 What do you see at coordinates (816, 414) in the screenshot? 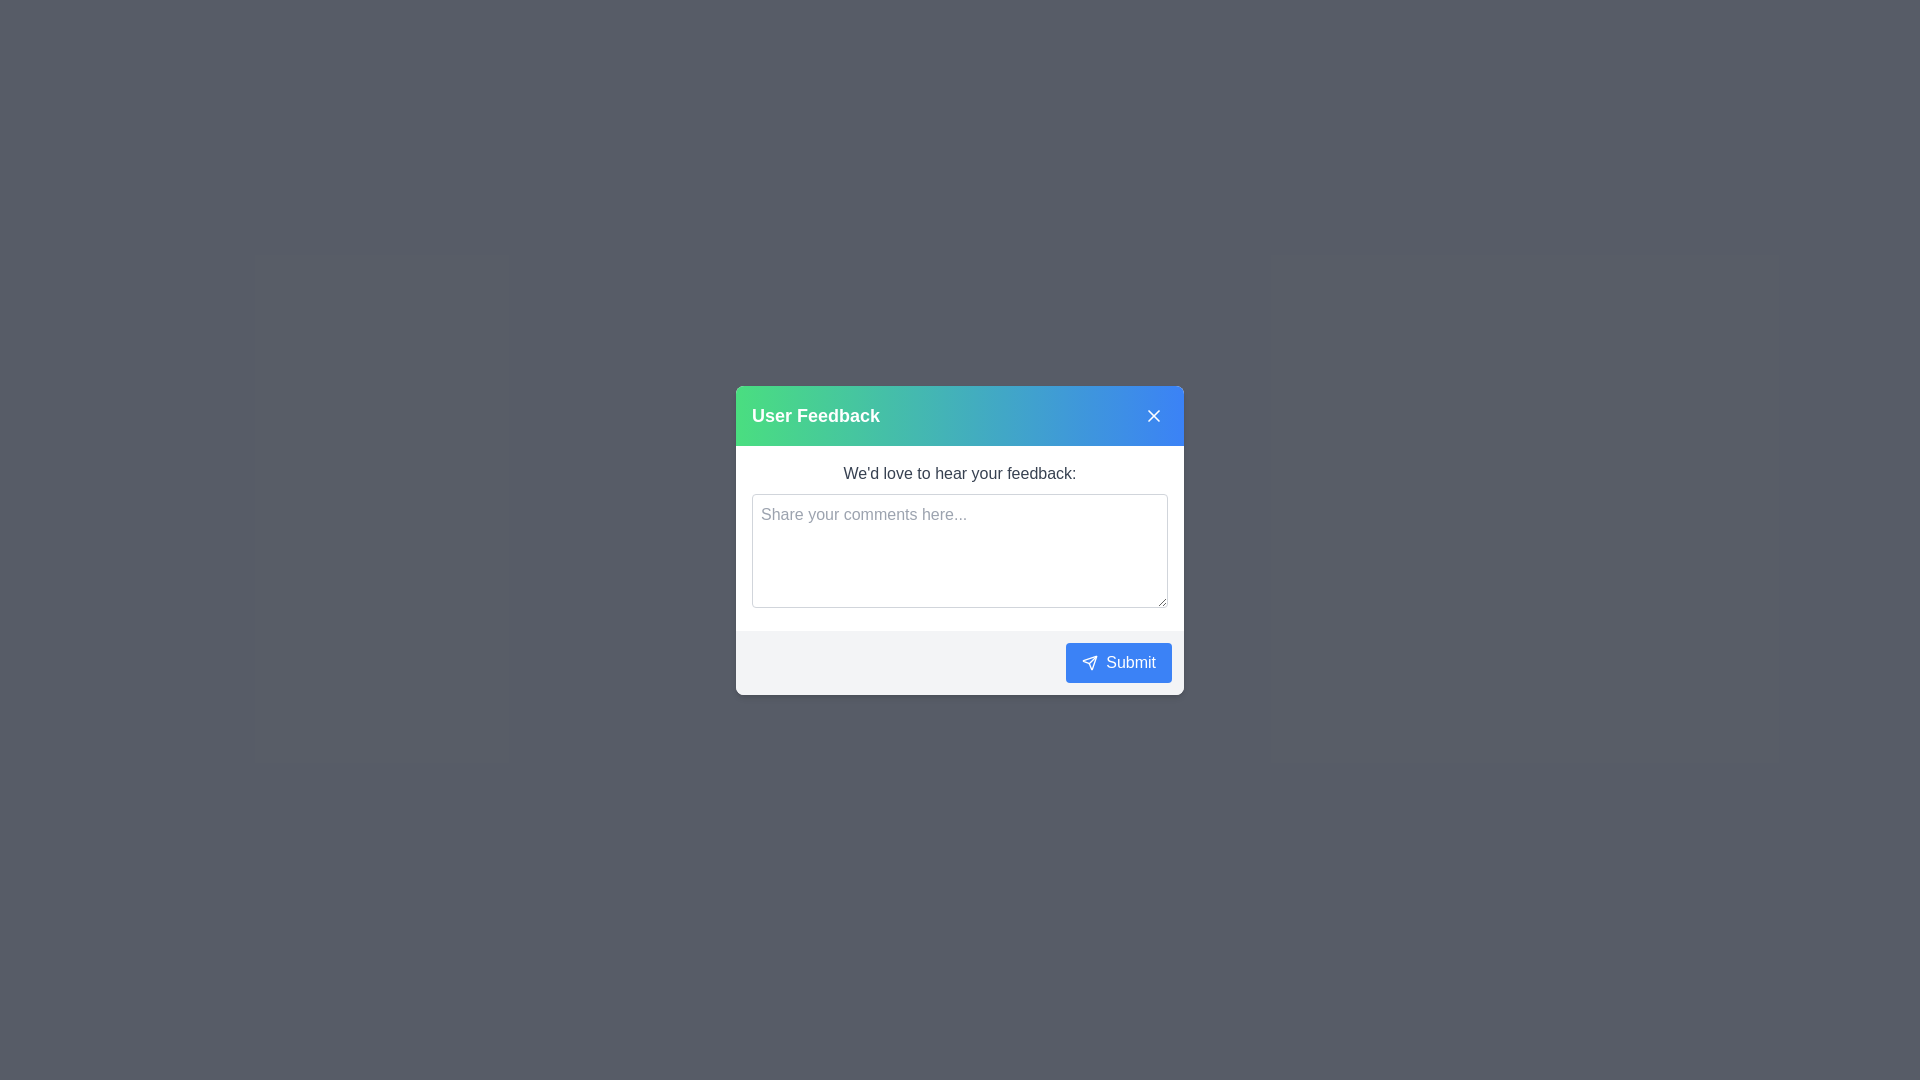
I see `the text label displaying 'User Feedback' located on the left side of the header in the modal dialog, which has a gradient background transitioning from green to blue` at bounding box center [816, 414].